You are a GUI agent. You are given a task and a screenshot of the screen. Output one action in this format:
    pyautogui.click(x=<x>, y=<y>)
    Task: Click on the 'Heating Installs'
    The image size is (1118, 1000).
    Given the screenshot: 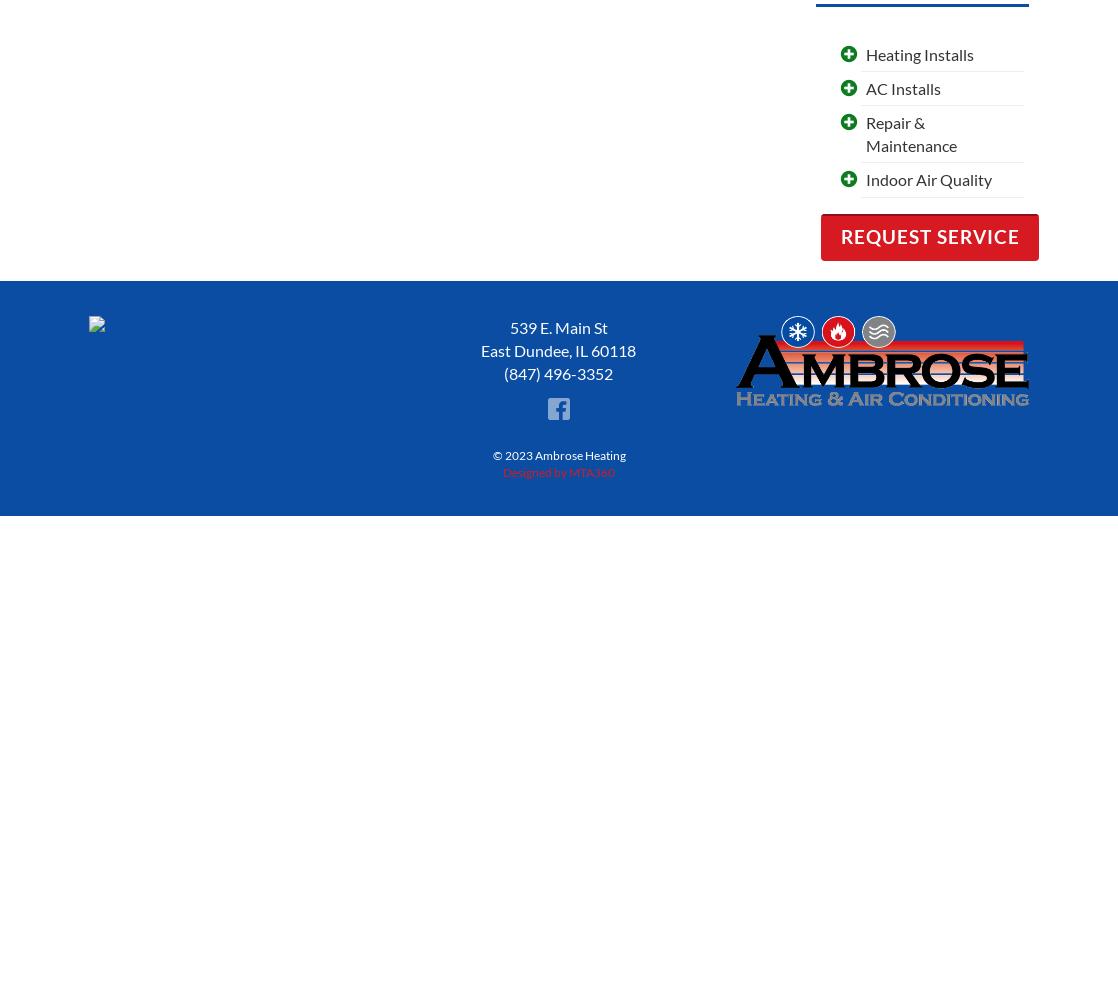 What is the action you would take?
    pyautogui.click(x=919, y=53)
    